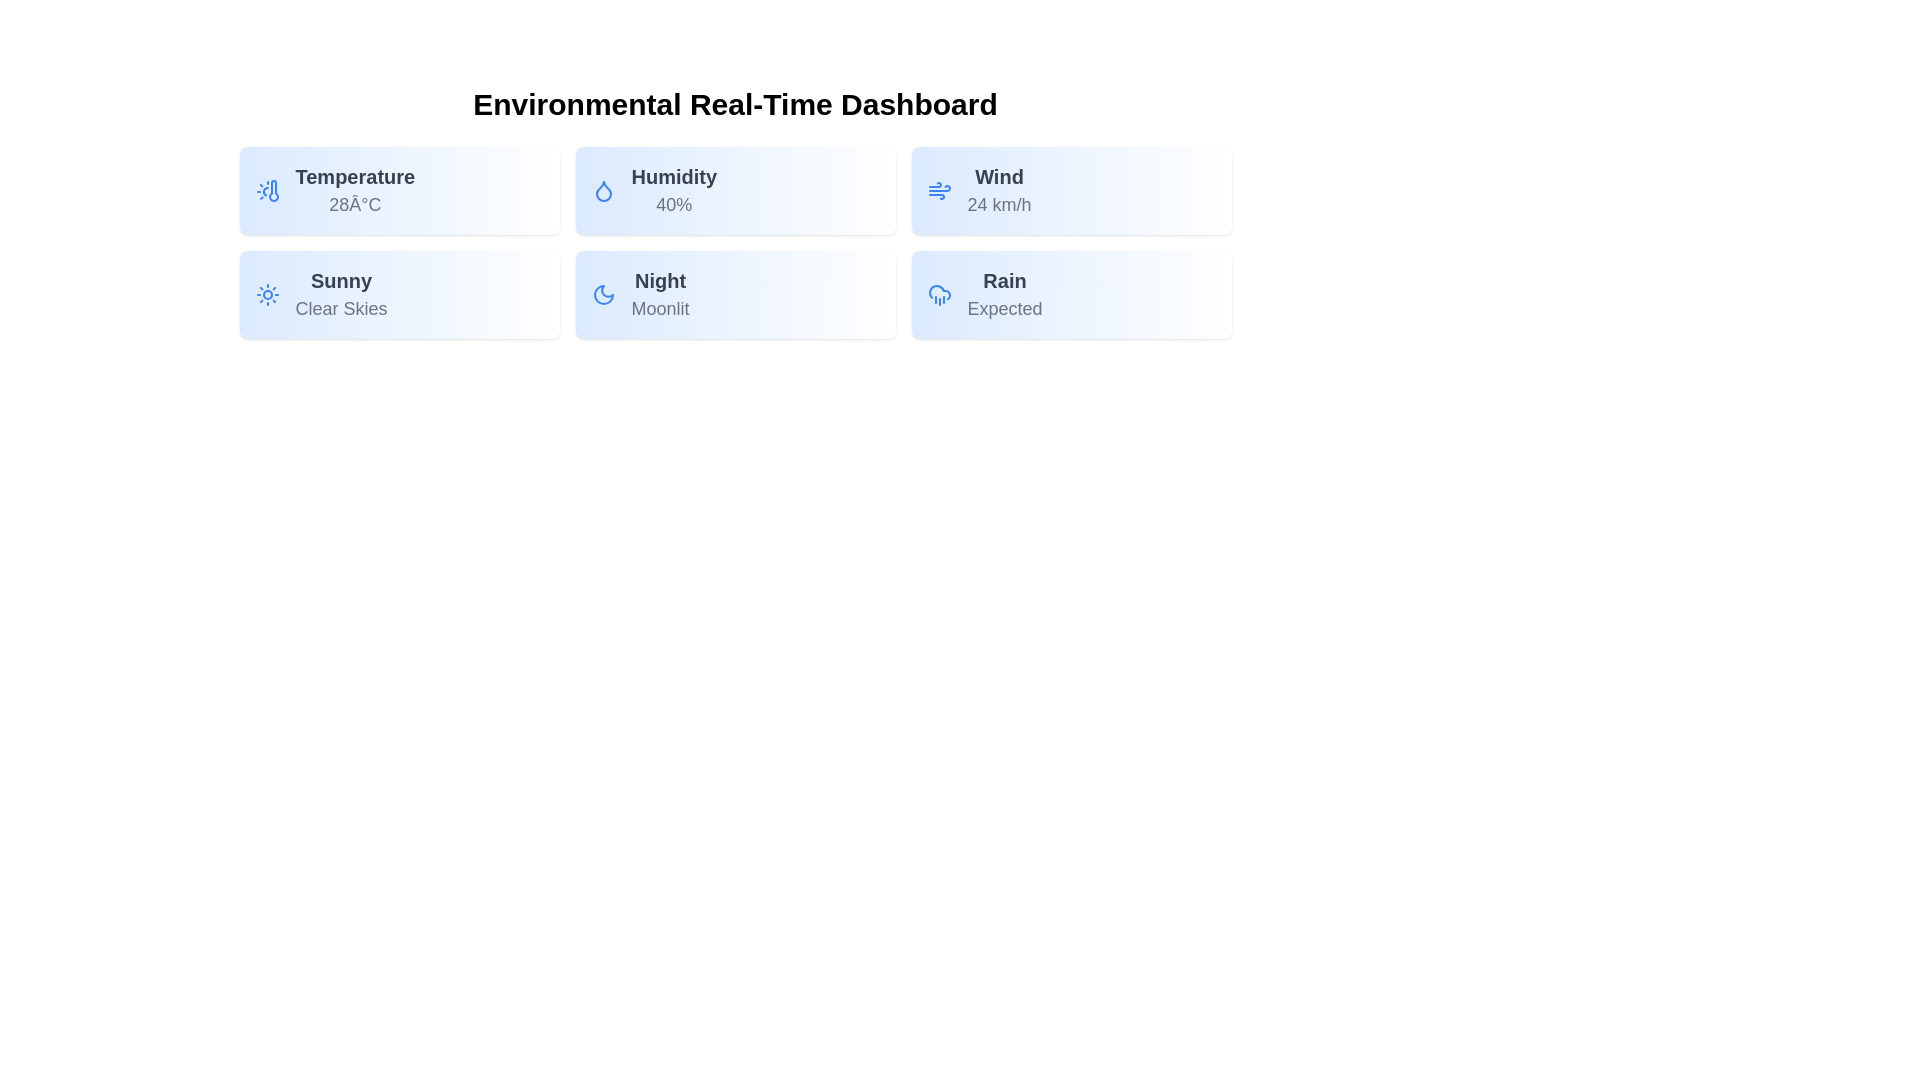 The image size is (1920, 1080). I want to click on text label displaying 'Clear Skies' which is styled in medium gray text and located below the 'Sunny' label in the weather tile, so click(341, 308).